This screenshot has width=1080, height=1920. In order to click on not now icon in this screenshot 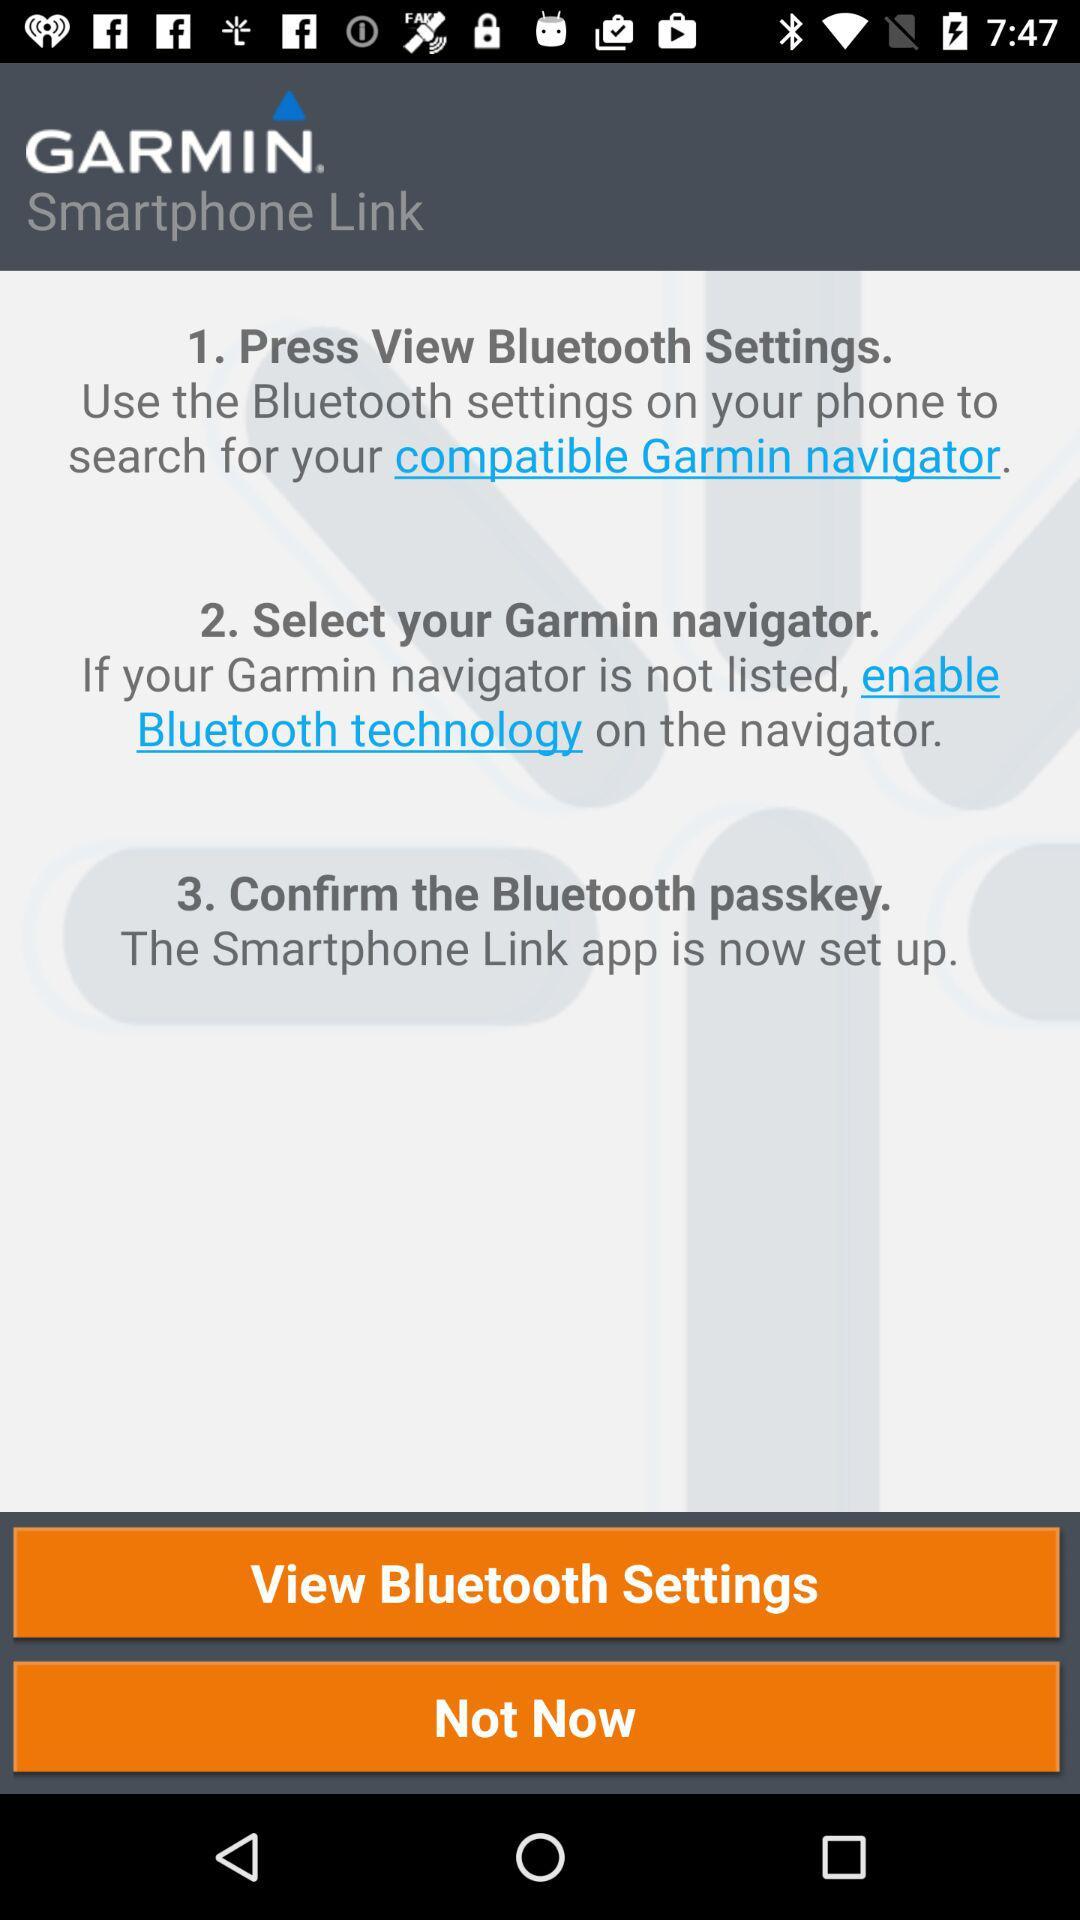, I will do `click(540, 1719)`.